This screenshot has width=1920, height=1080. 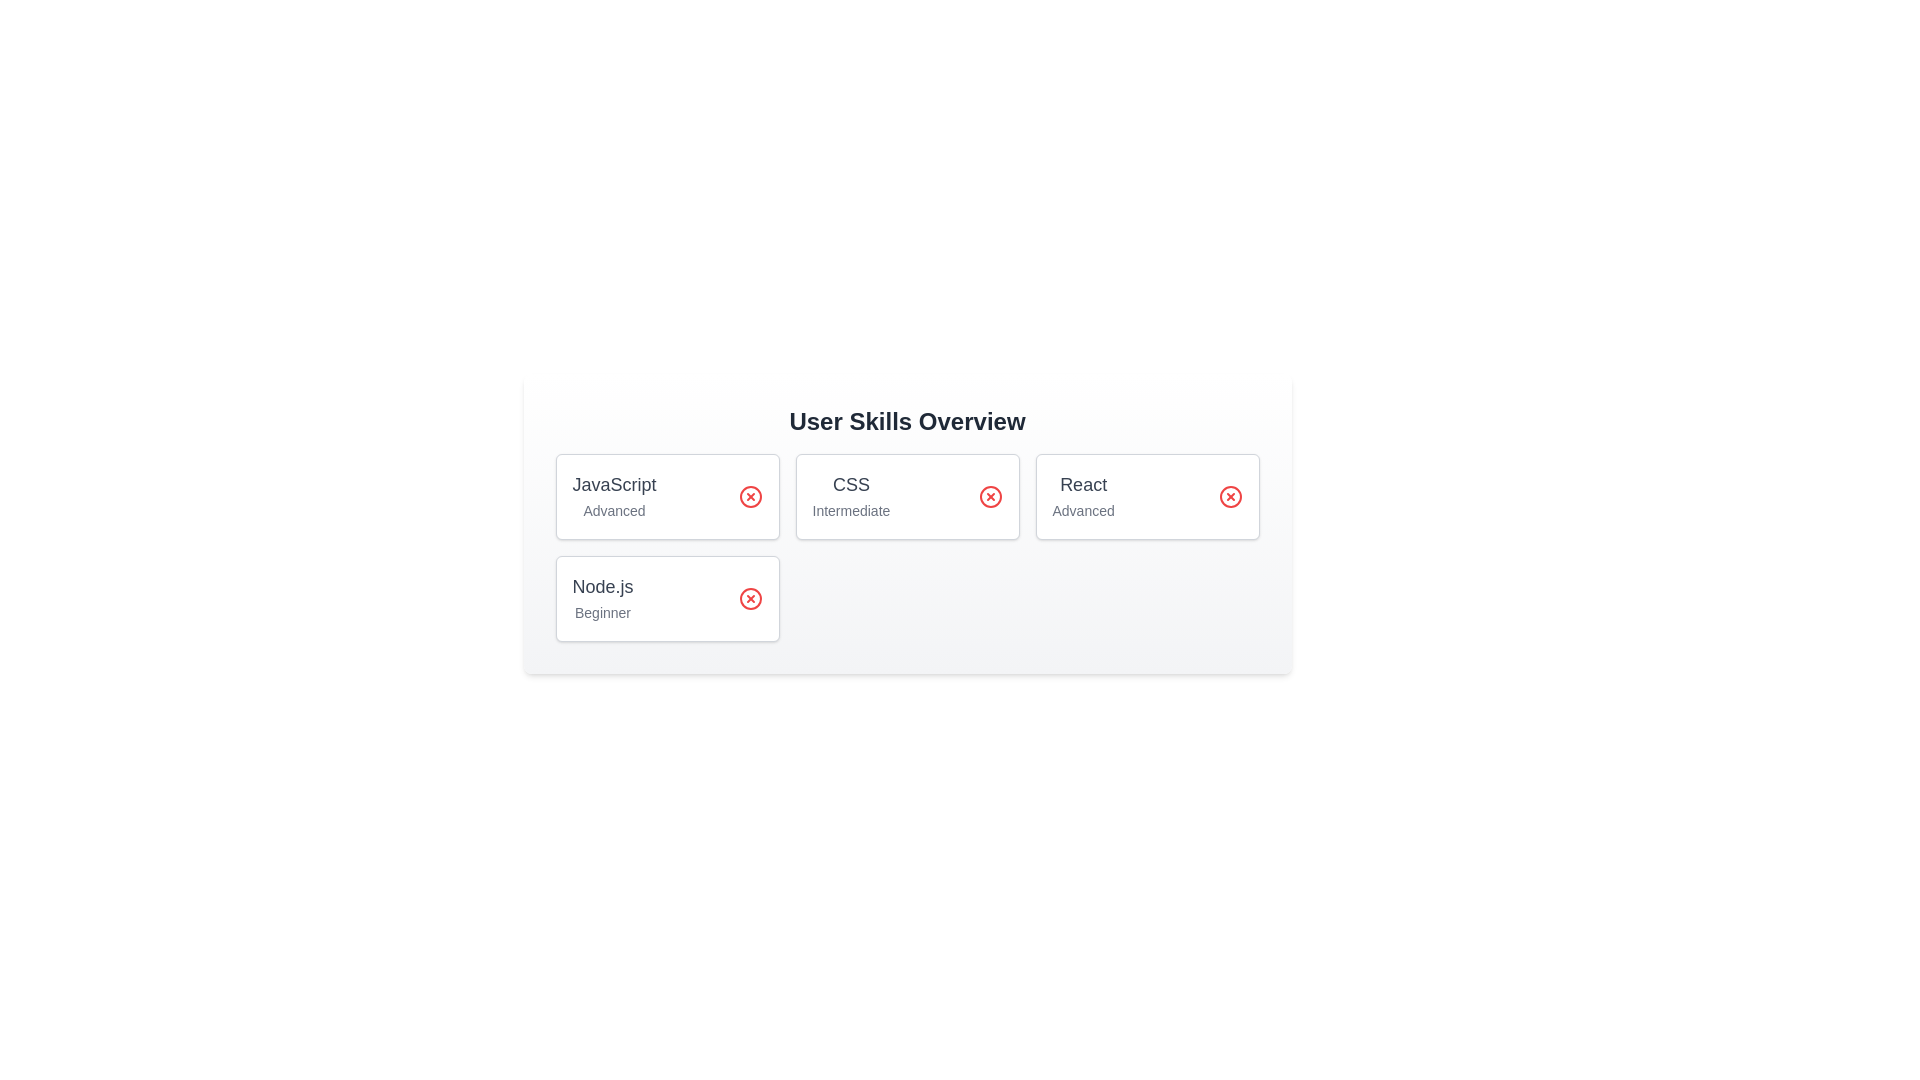 I want to click on the delete button for the skill React, so click(x=1229, y=496).